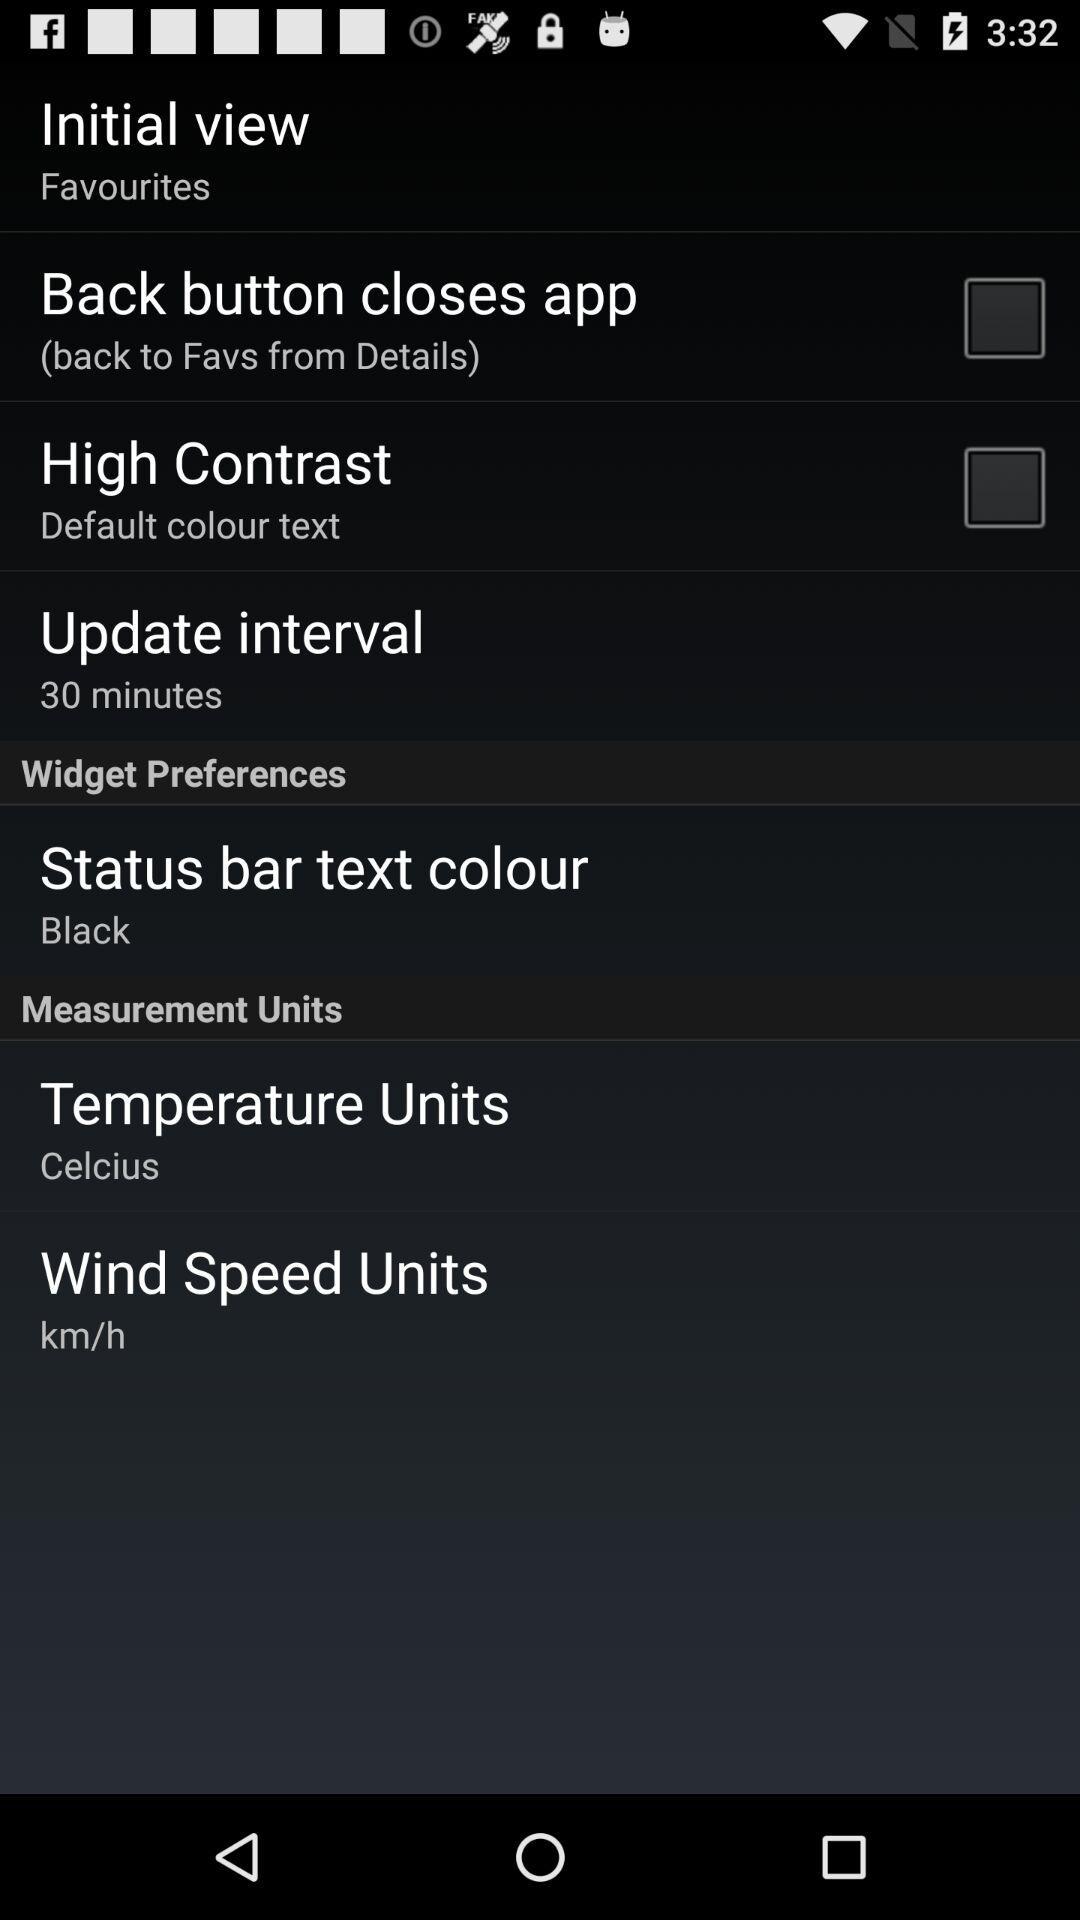 Image resolution: width=1080 pixels, height=1920 pixels. I want to click on the update interval, so click(231, 629).